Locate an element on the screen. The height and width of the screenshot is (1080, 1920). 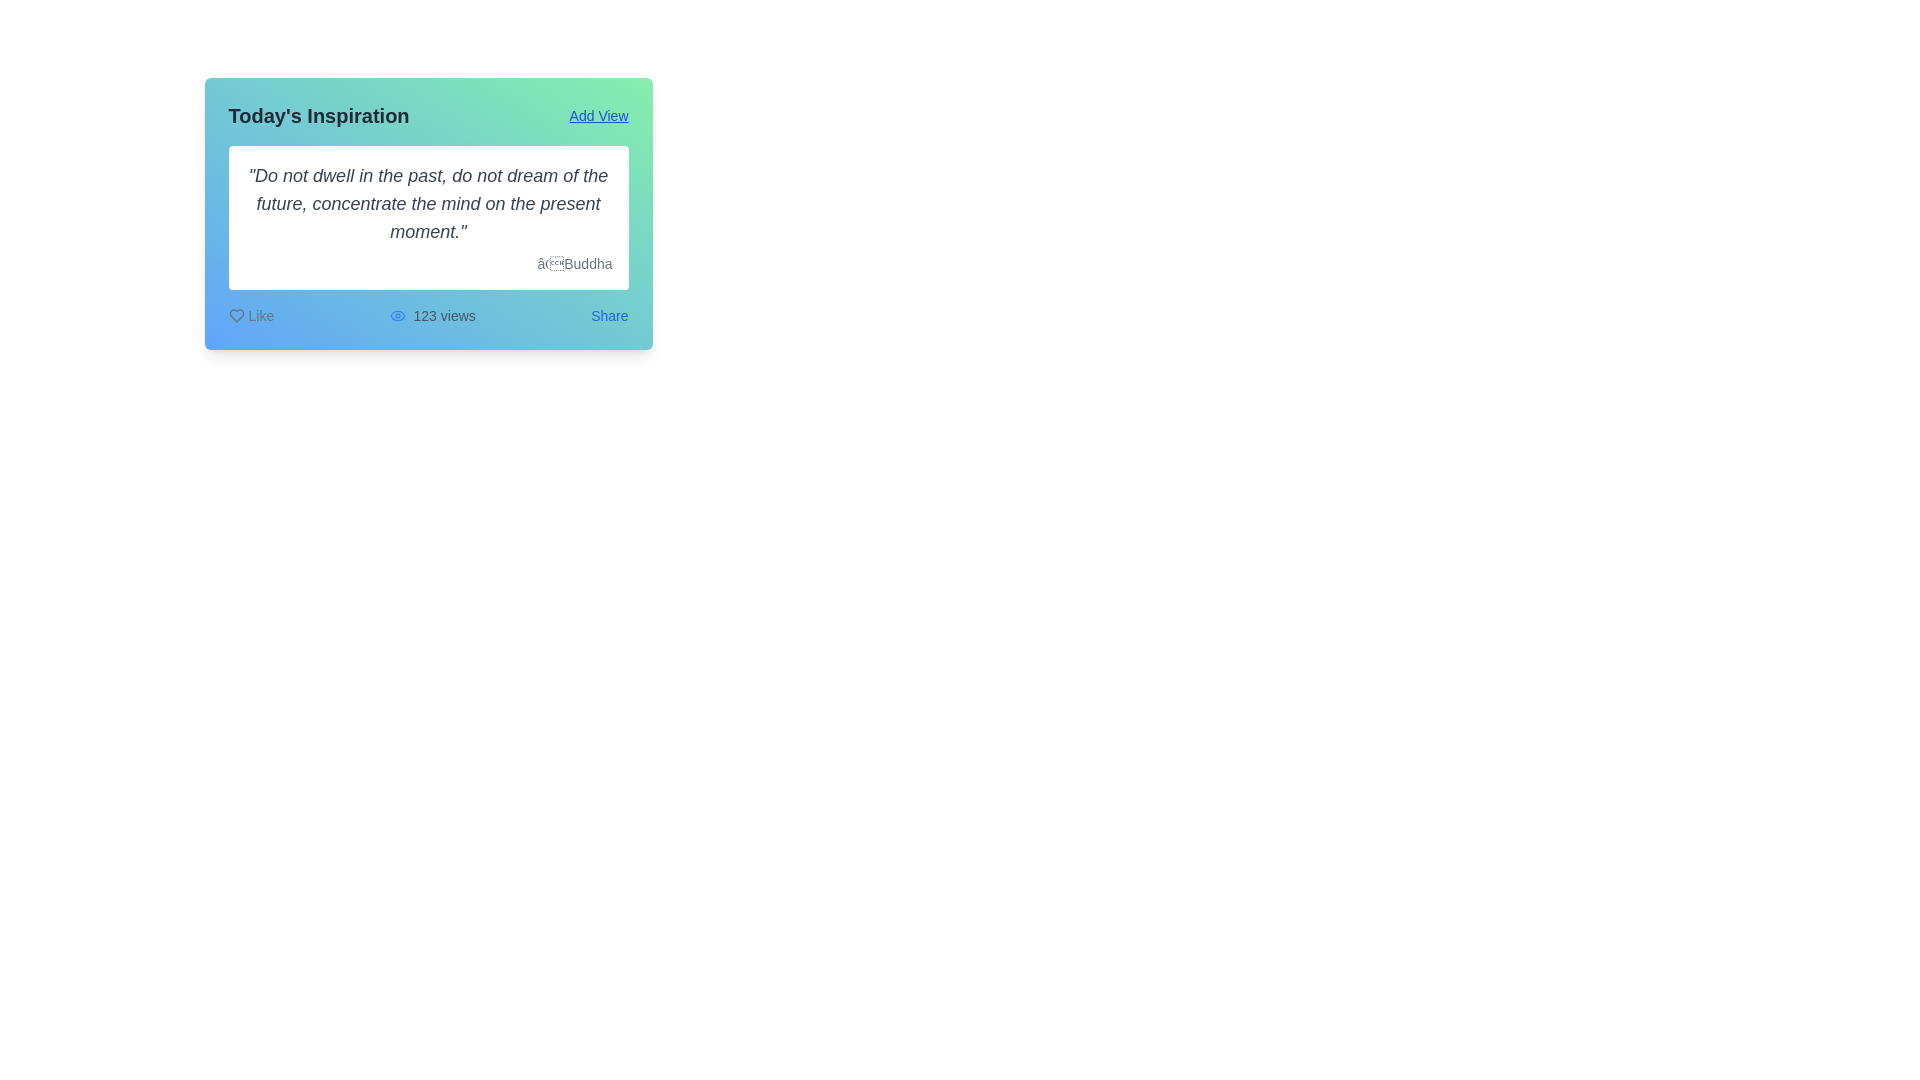
the 'like' status text label located to the right of the heart icon at the bottom left of the 'Today's Inspiration' card is located at coordinates (260, 315).